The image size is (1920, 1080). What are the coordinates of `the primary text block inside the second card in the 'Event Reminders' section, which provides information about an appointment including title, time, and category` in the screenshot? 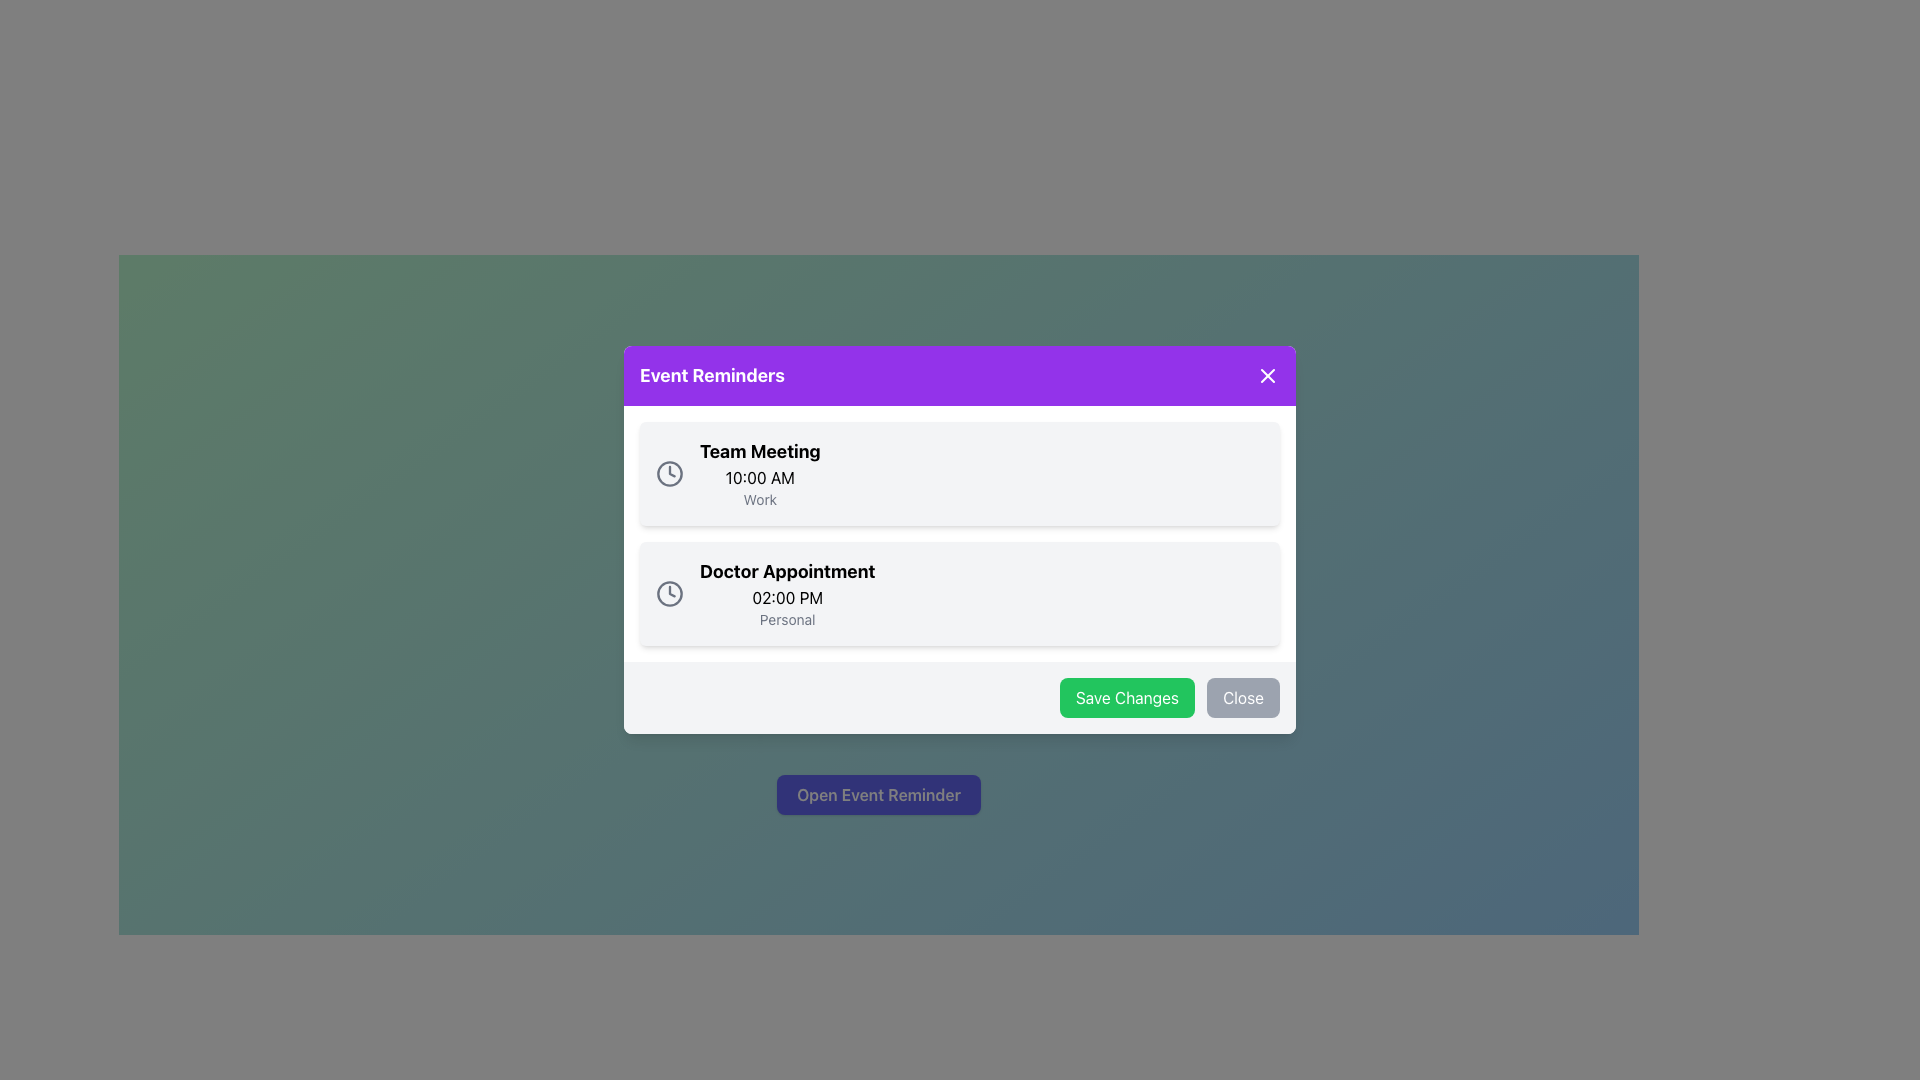 It's located at (786, 593).